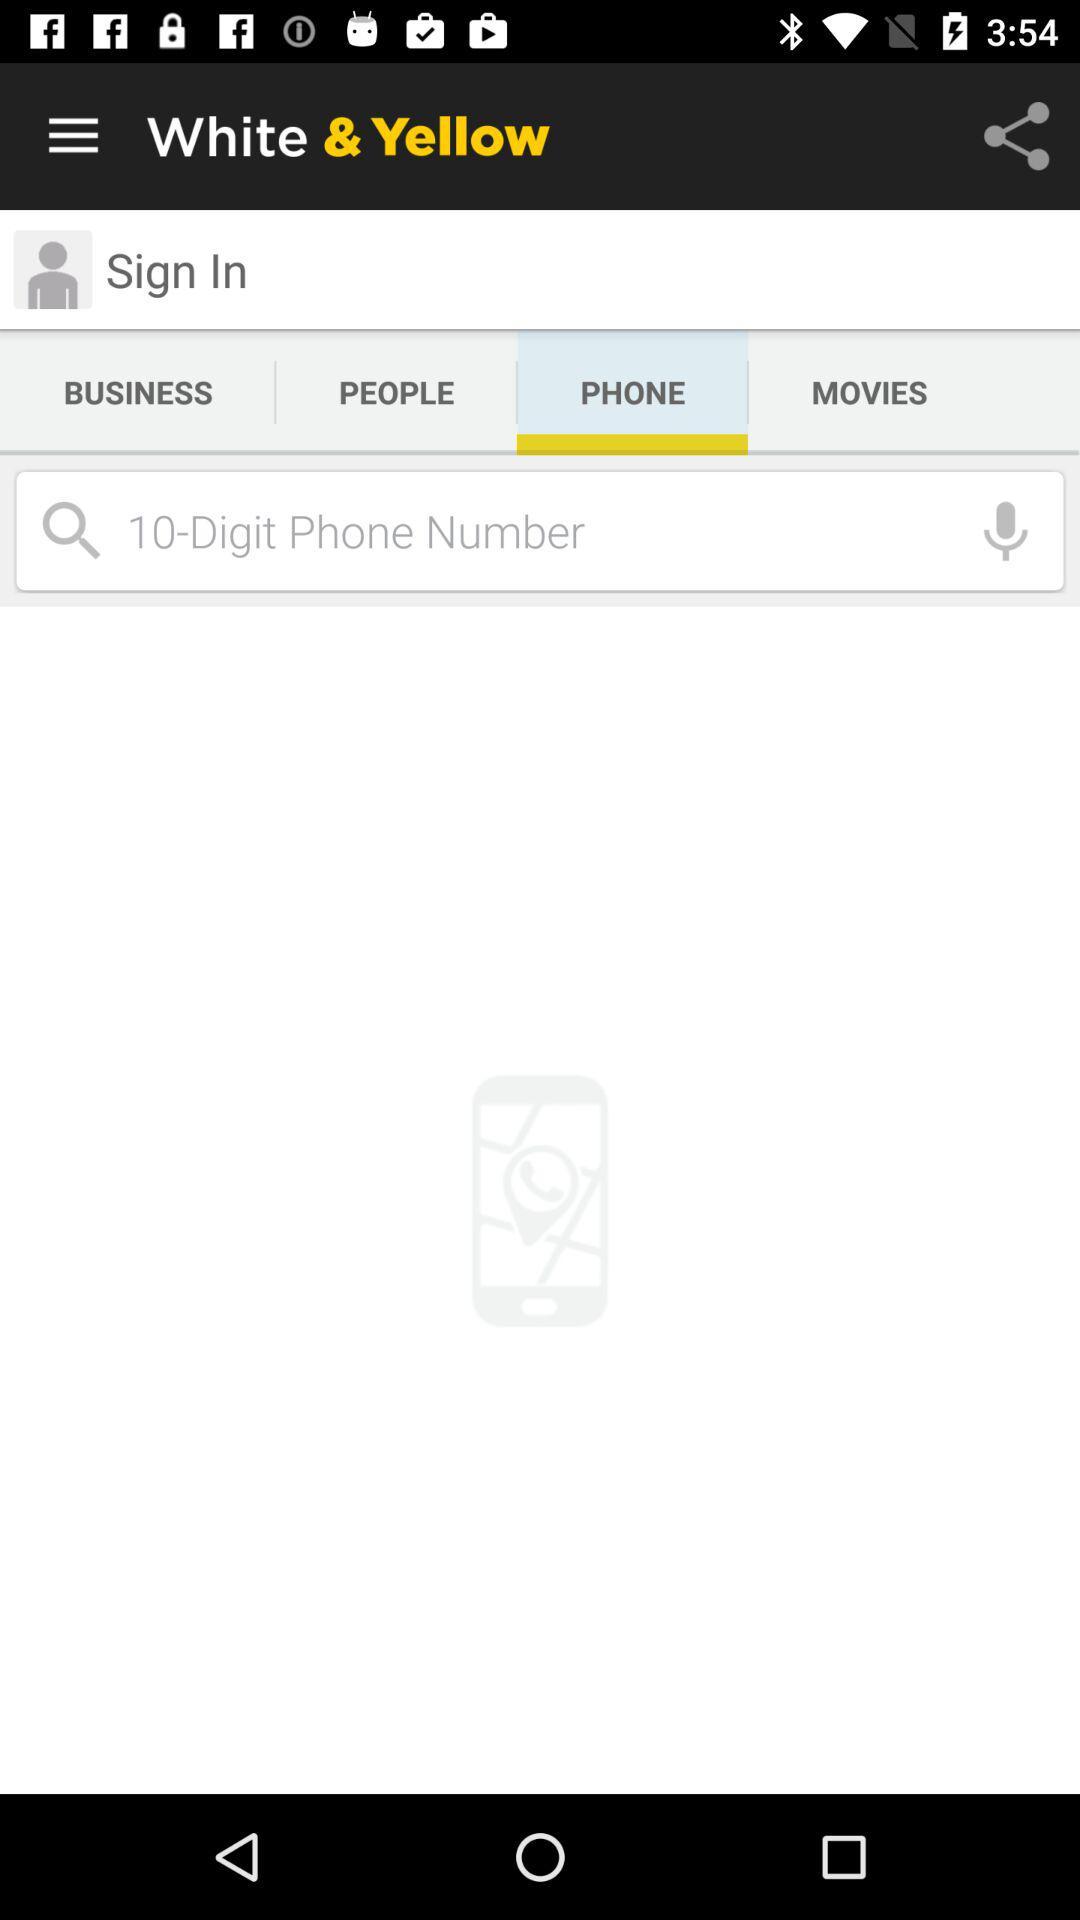  I want to click on the icon to the left of phone icon, so click(396, 392).